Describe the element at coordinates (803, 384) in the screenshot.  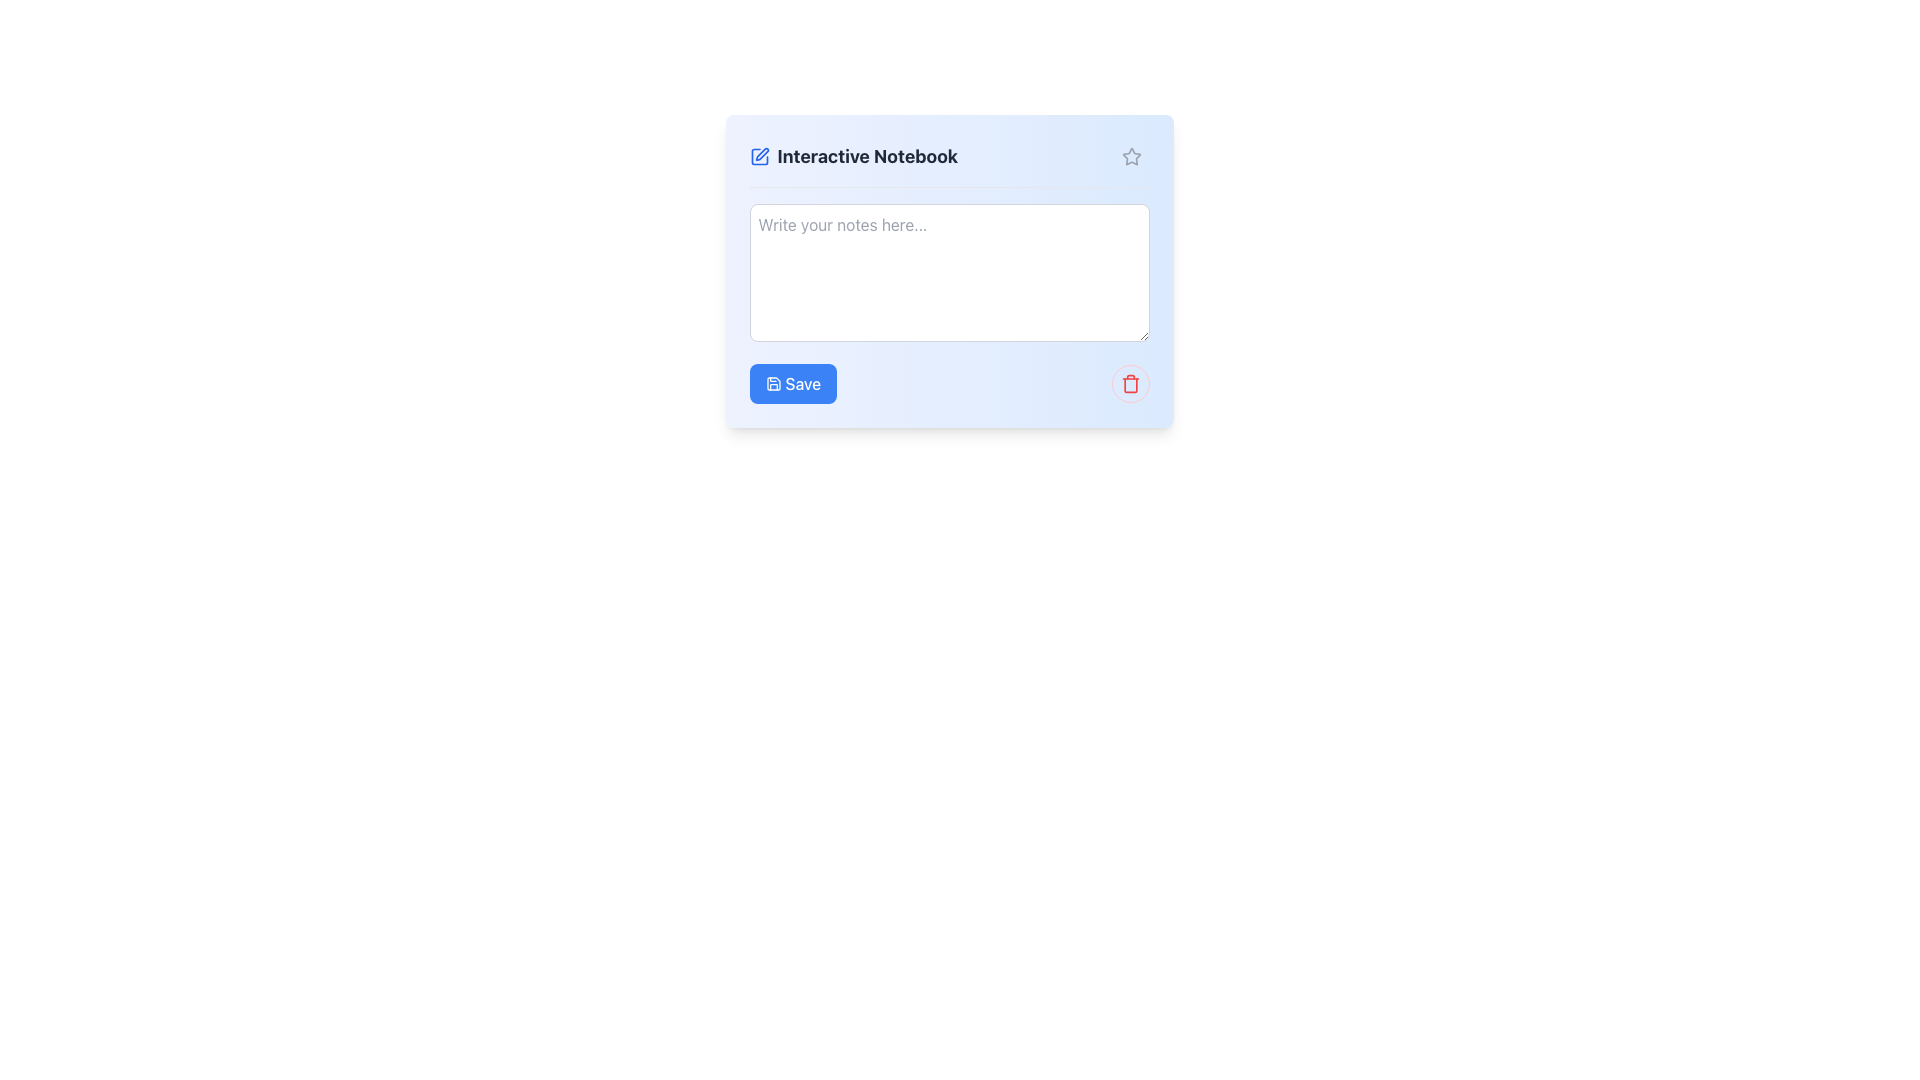
I see `the 'Save' text label inside the button at the bottom of the card interface` at that location.